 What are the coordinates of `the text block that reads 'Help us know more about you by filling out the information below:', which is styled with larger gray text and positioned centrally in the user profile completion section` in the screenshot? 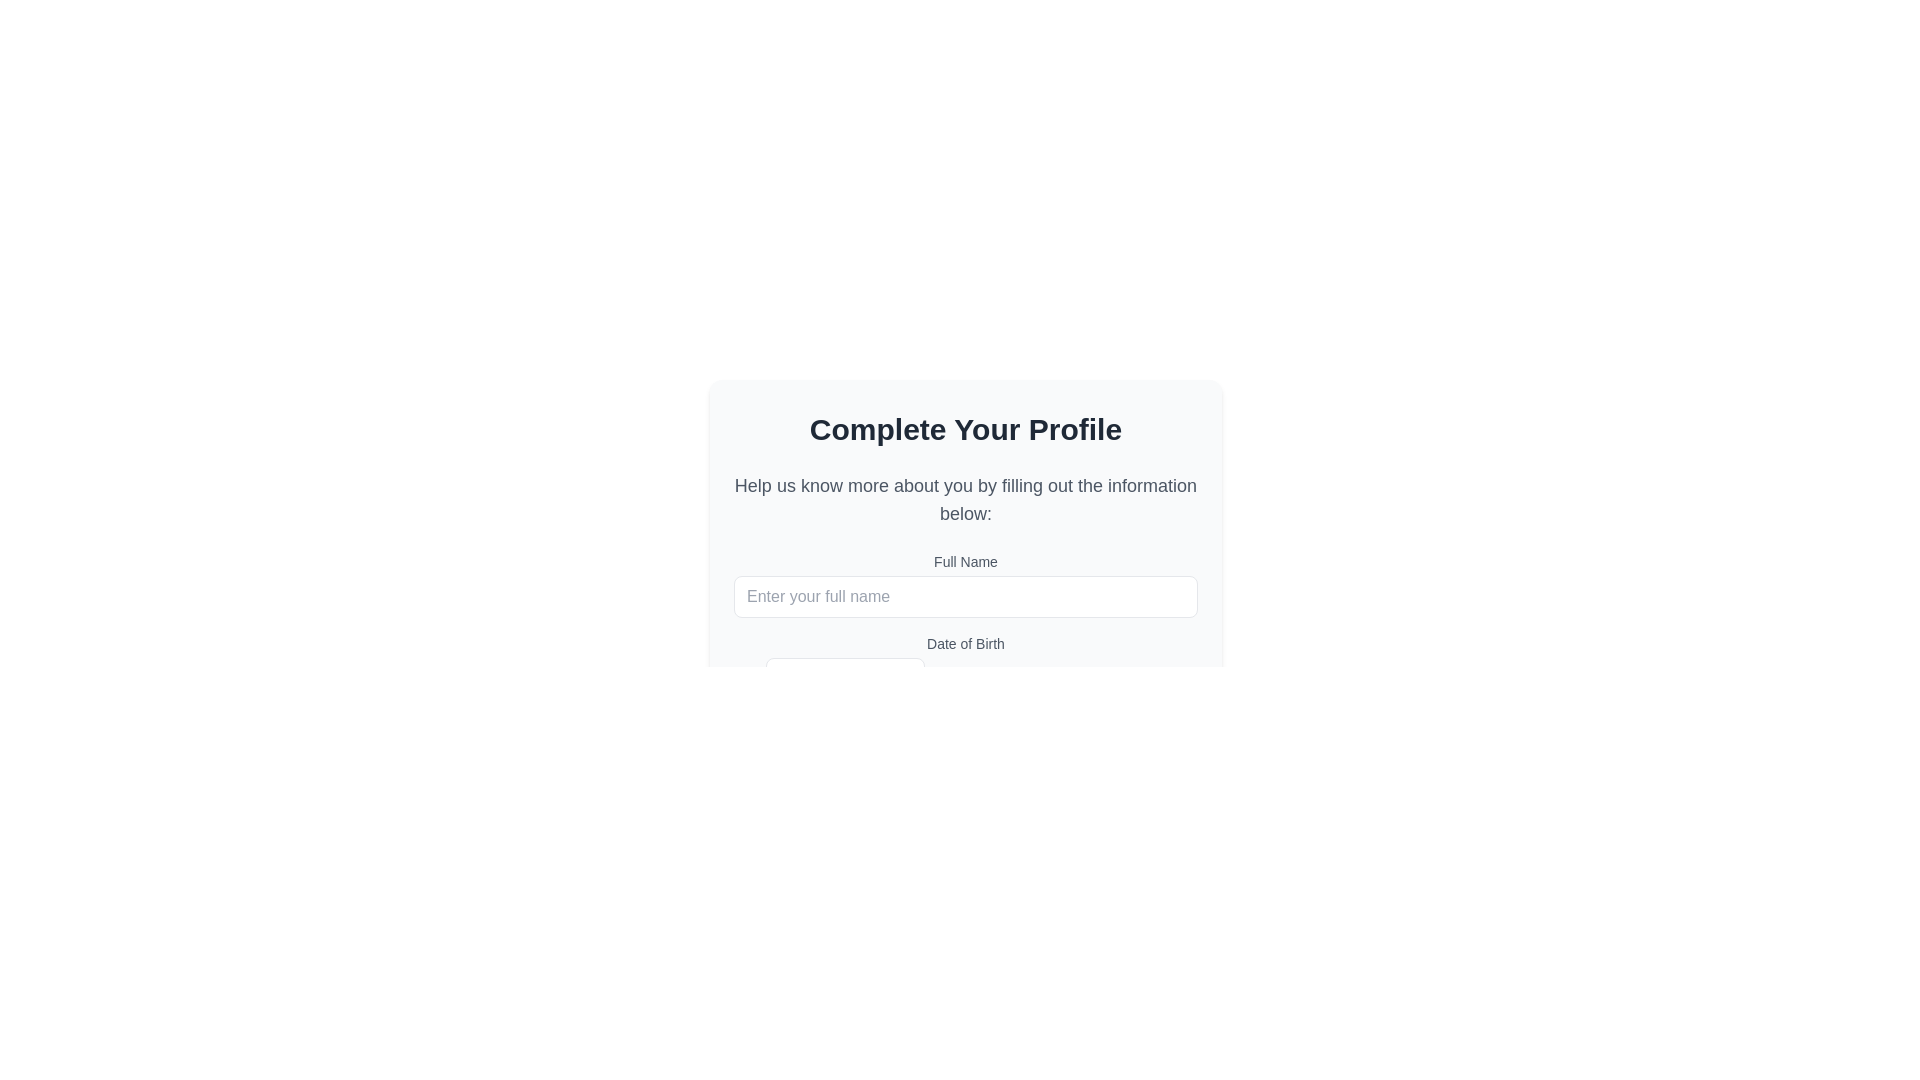 It's located at (965, 499).